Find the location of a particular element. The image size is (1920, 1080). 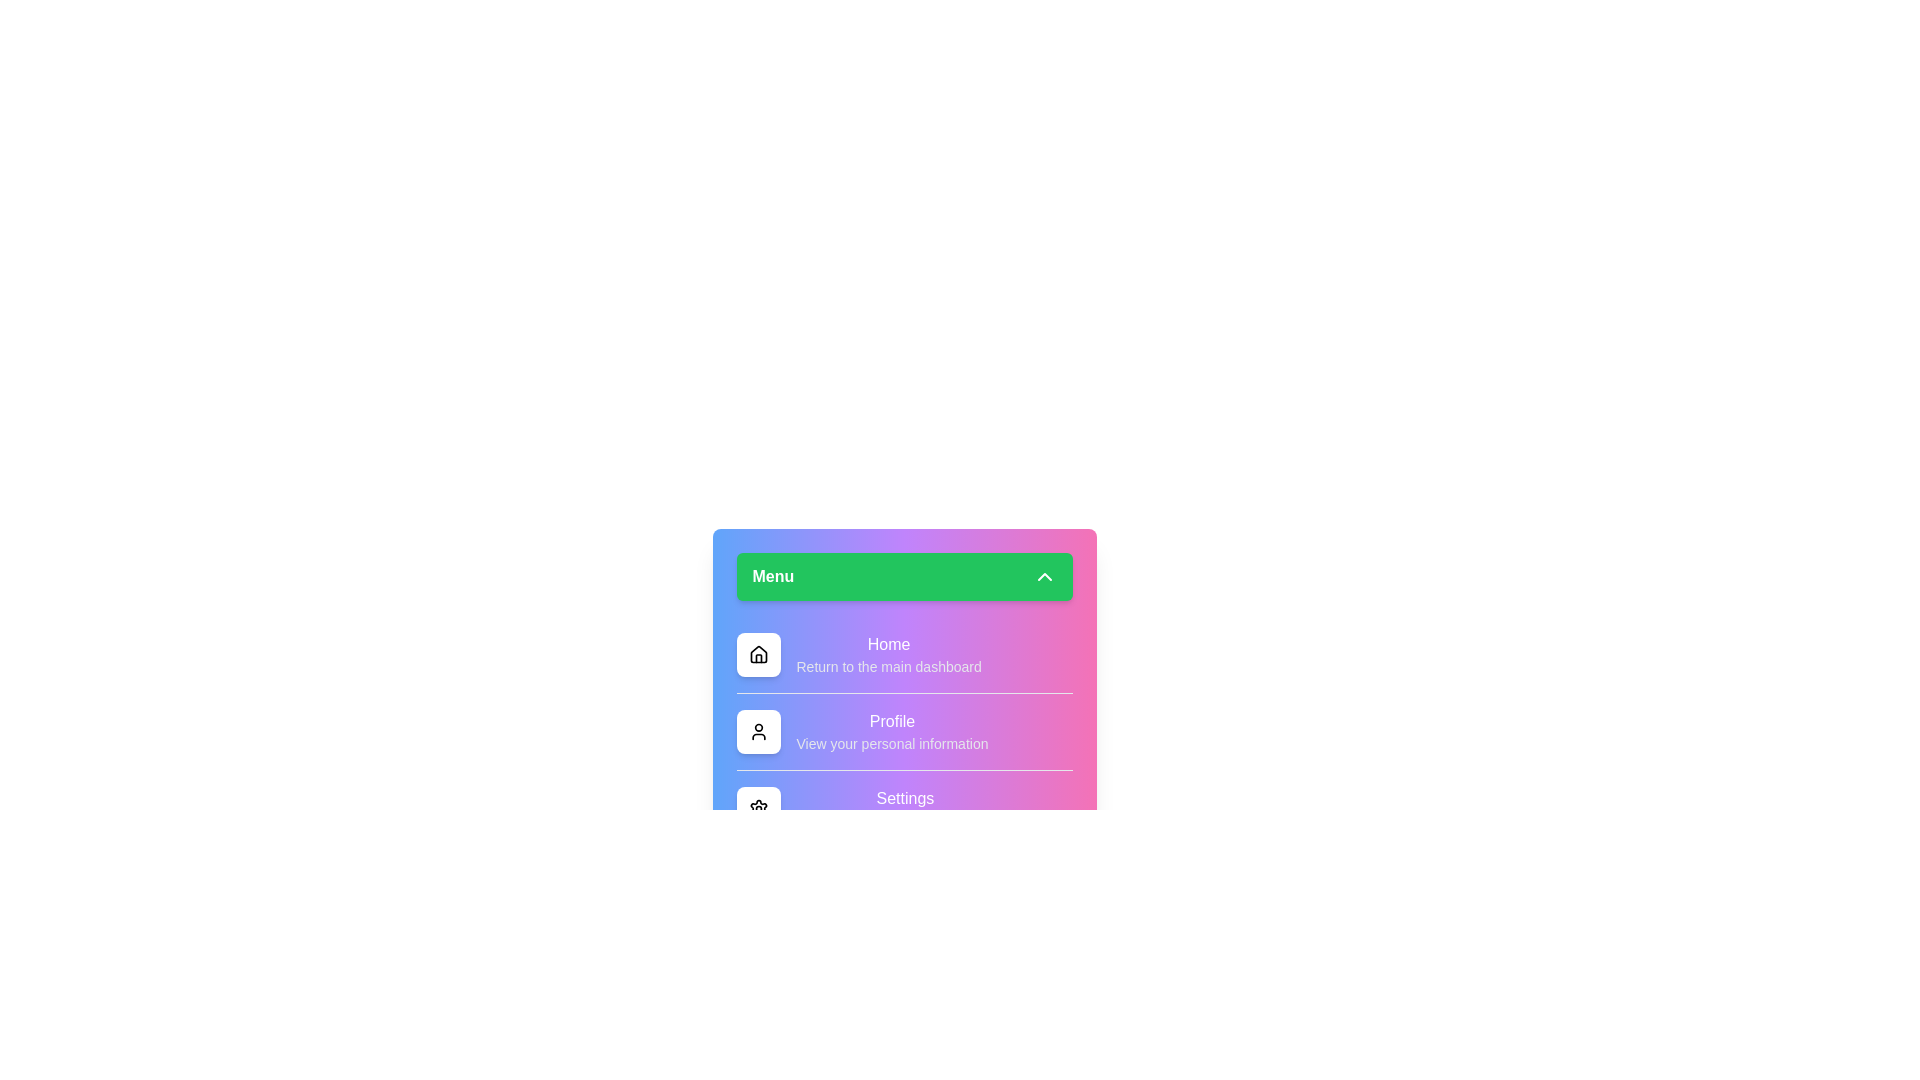

the menu item corresponding to Profile is located at coordinates (757, 732).